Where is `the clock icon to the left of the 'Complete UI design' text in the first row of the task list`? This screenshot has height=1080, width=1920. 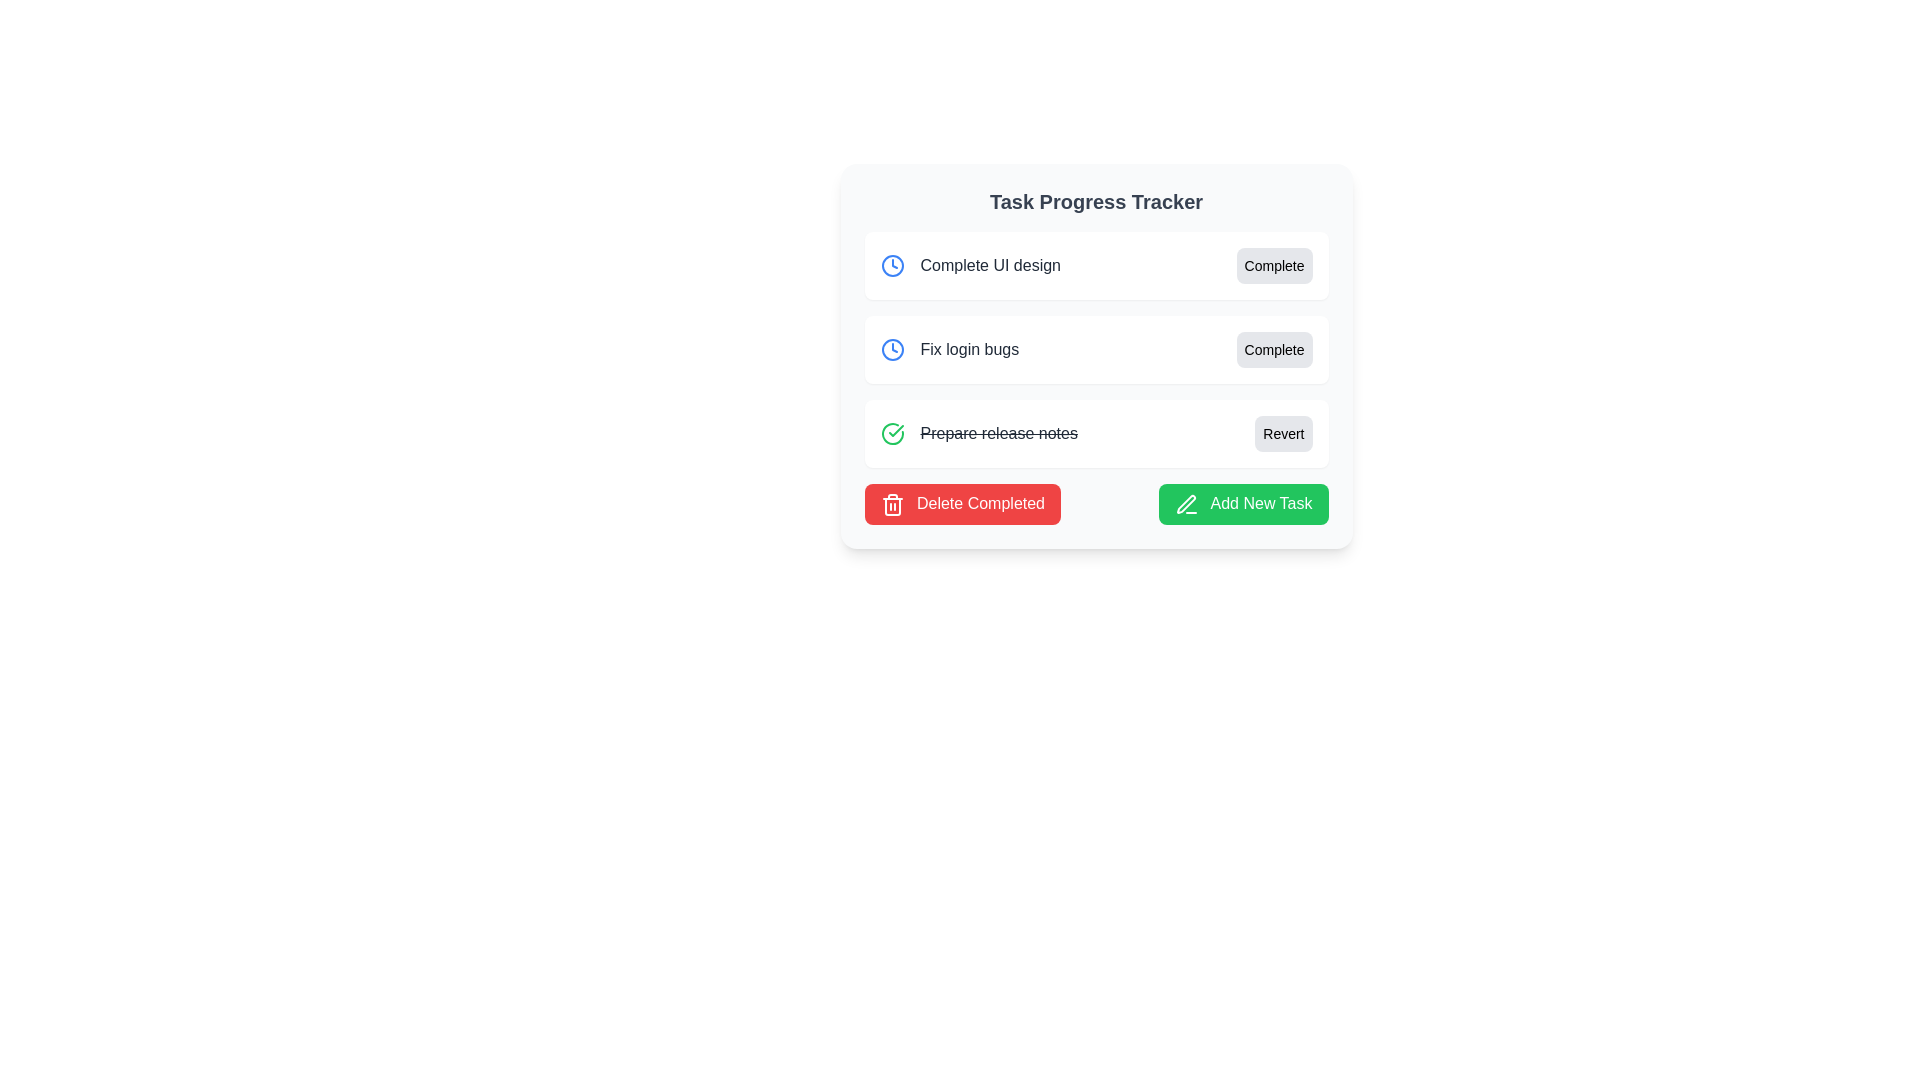
the clock icon to the left of the 'Complete UI design' text in the first row of the task list is located at coordinates (891, 265).